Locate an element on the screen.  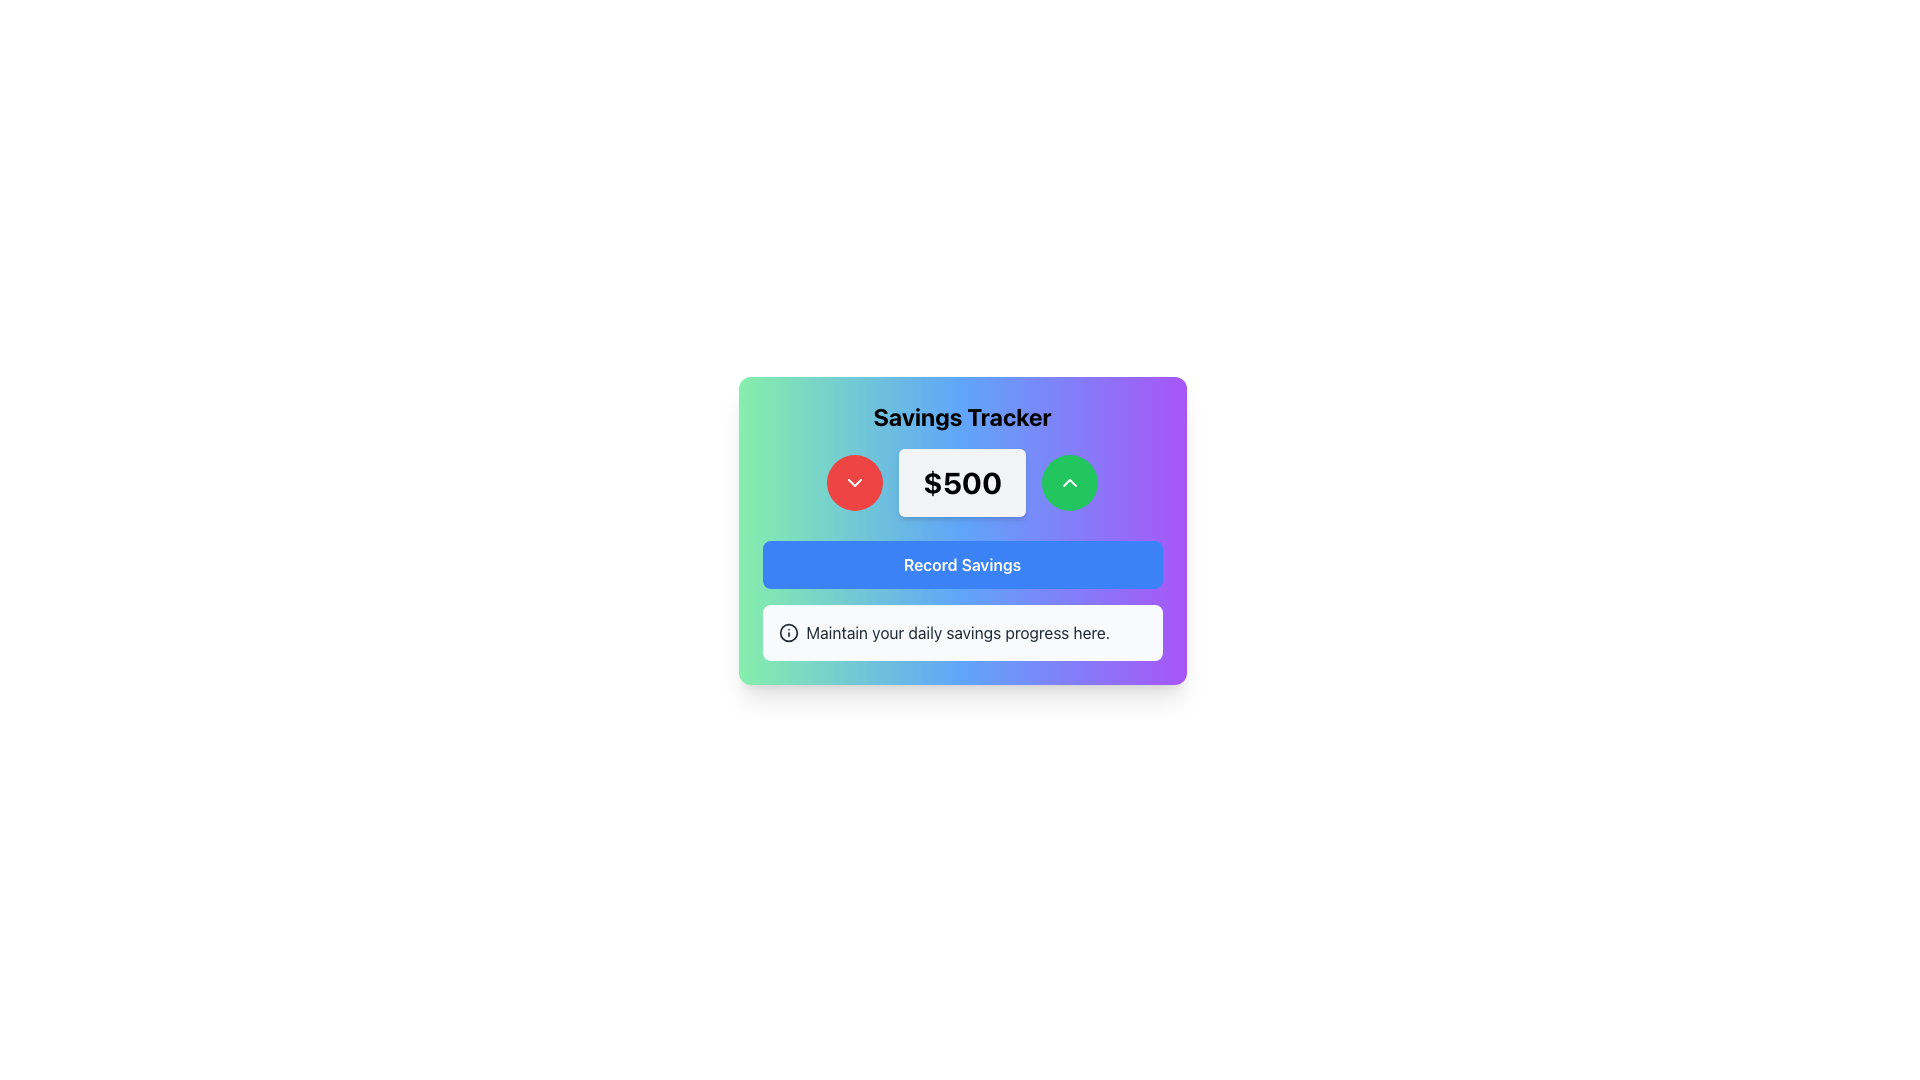
the monetary value display located centrally within the 'Savings Tracker' card, positioned beneath the title and between a red circular button on the left and a green circular button on the right is located at coordinates (962, 482).